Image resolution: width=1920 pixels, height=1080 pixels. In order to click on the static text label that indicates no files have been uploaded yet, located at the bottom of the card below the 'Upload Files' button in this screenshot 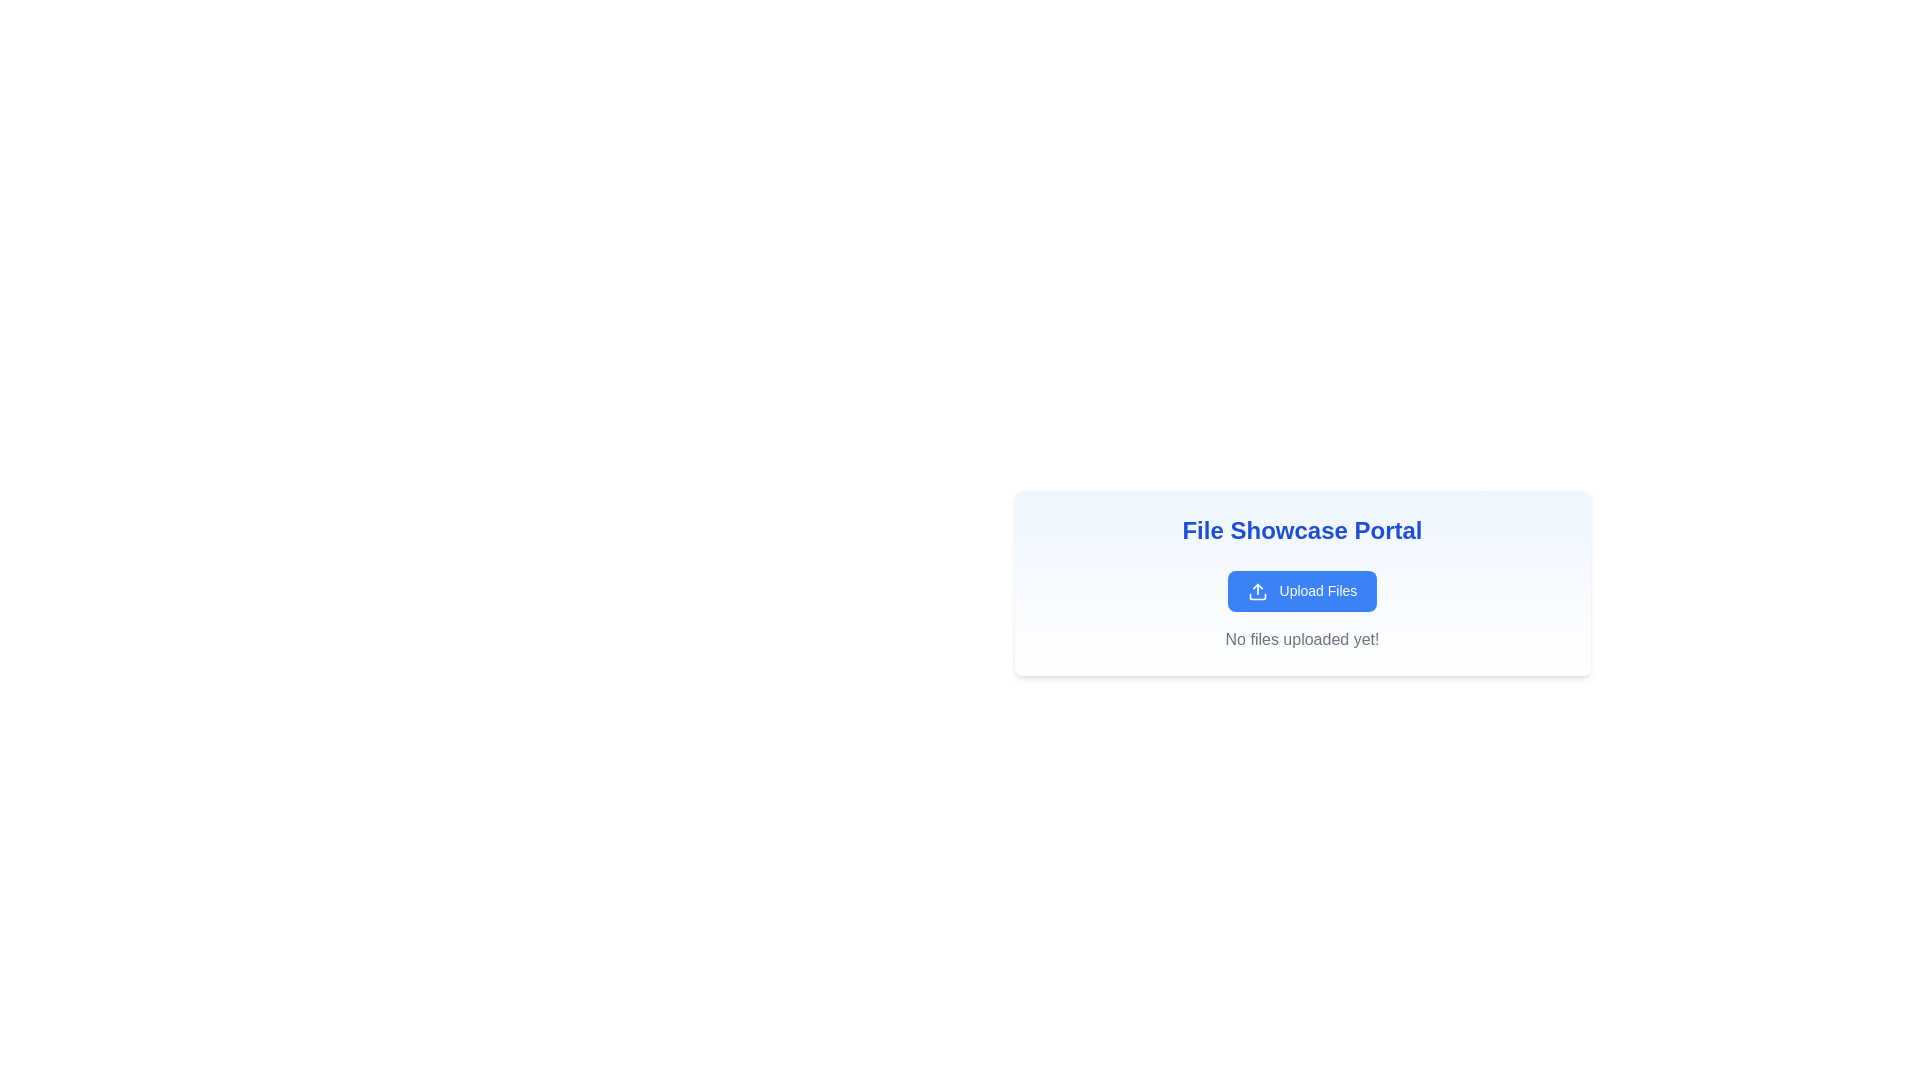, I will do `click(1302, 640)`.